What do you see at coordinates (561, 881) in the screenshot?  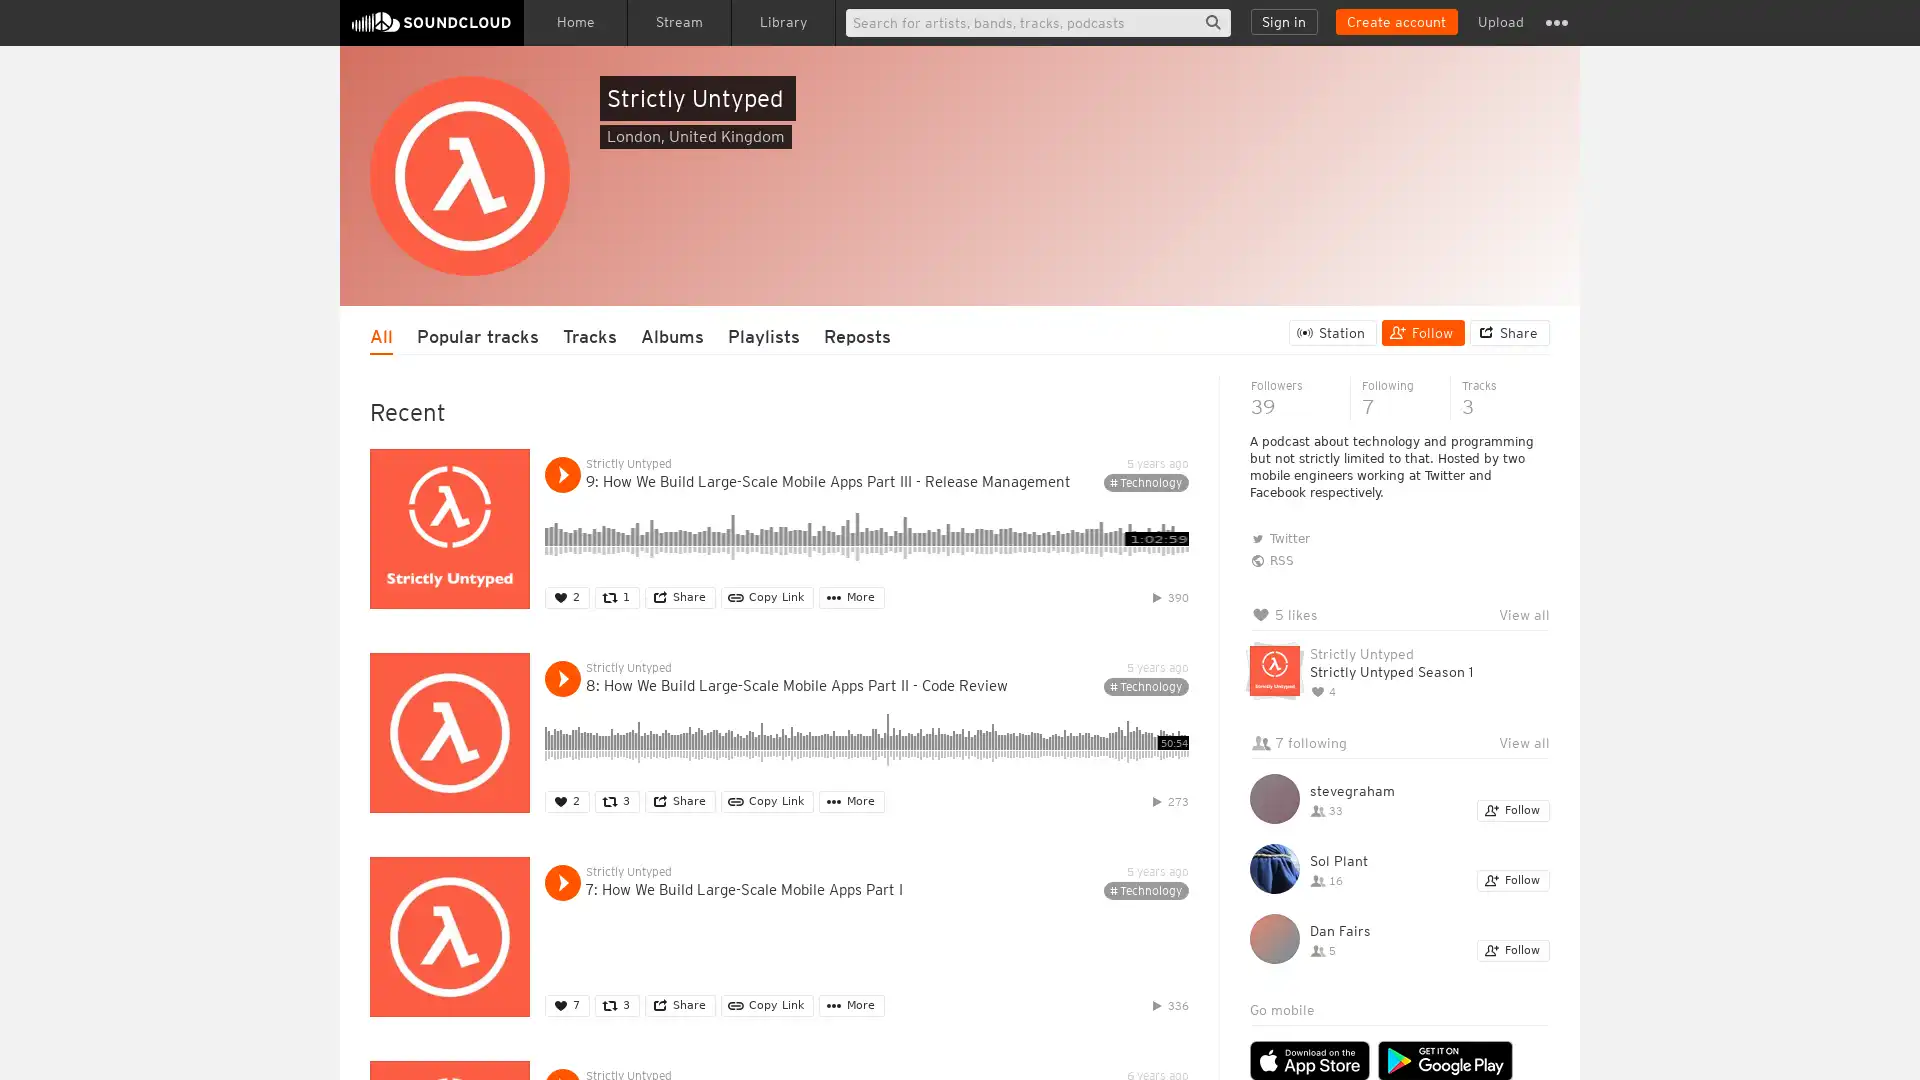 I see `Play` at bounding box center [561, 881].